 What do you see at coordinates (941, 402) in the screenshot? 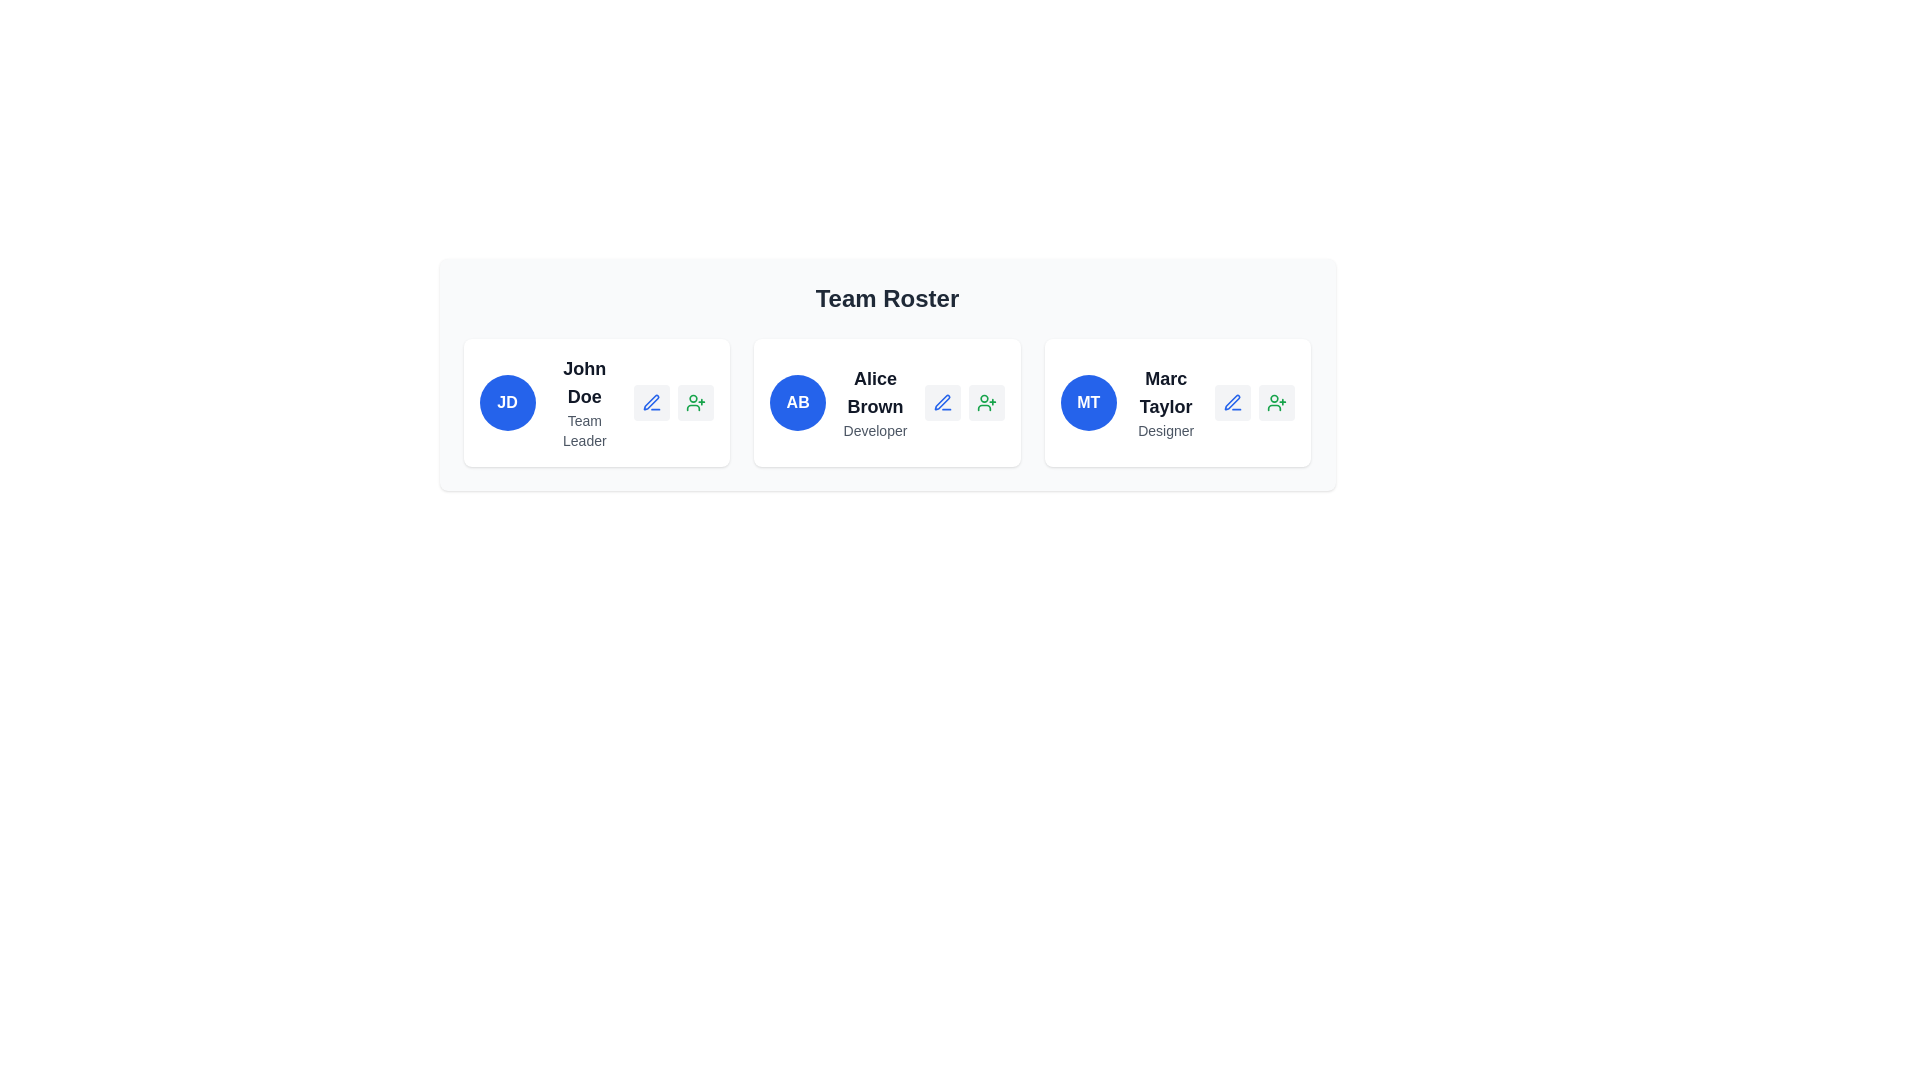
I see `the edit button located under the 'Alice Brown' profile in the team roster section to initiate an edit action` at bounding box center [941, 402].